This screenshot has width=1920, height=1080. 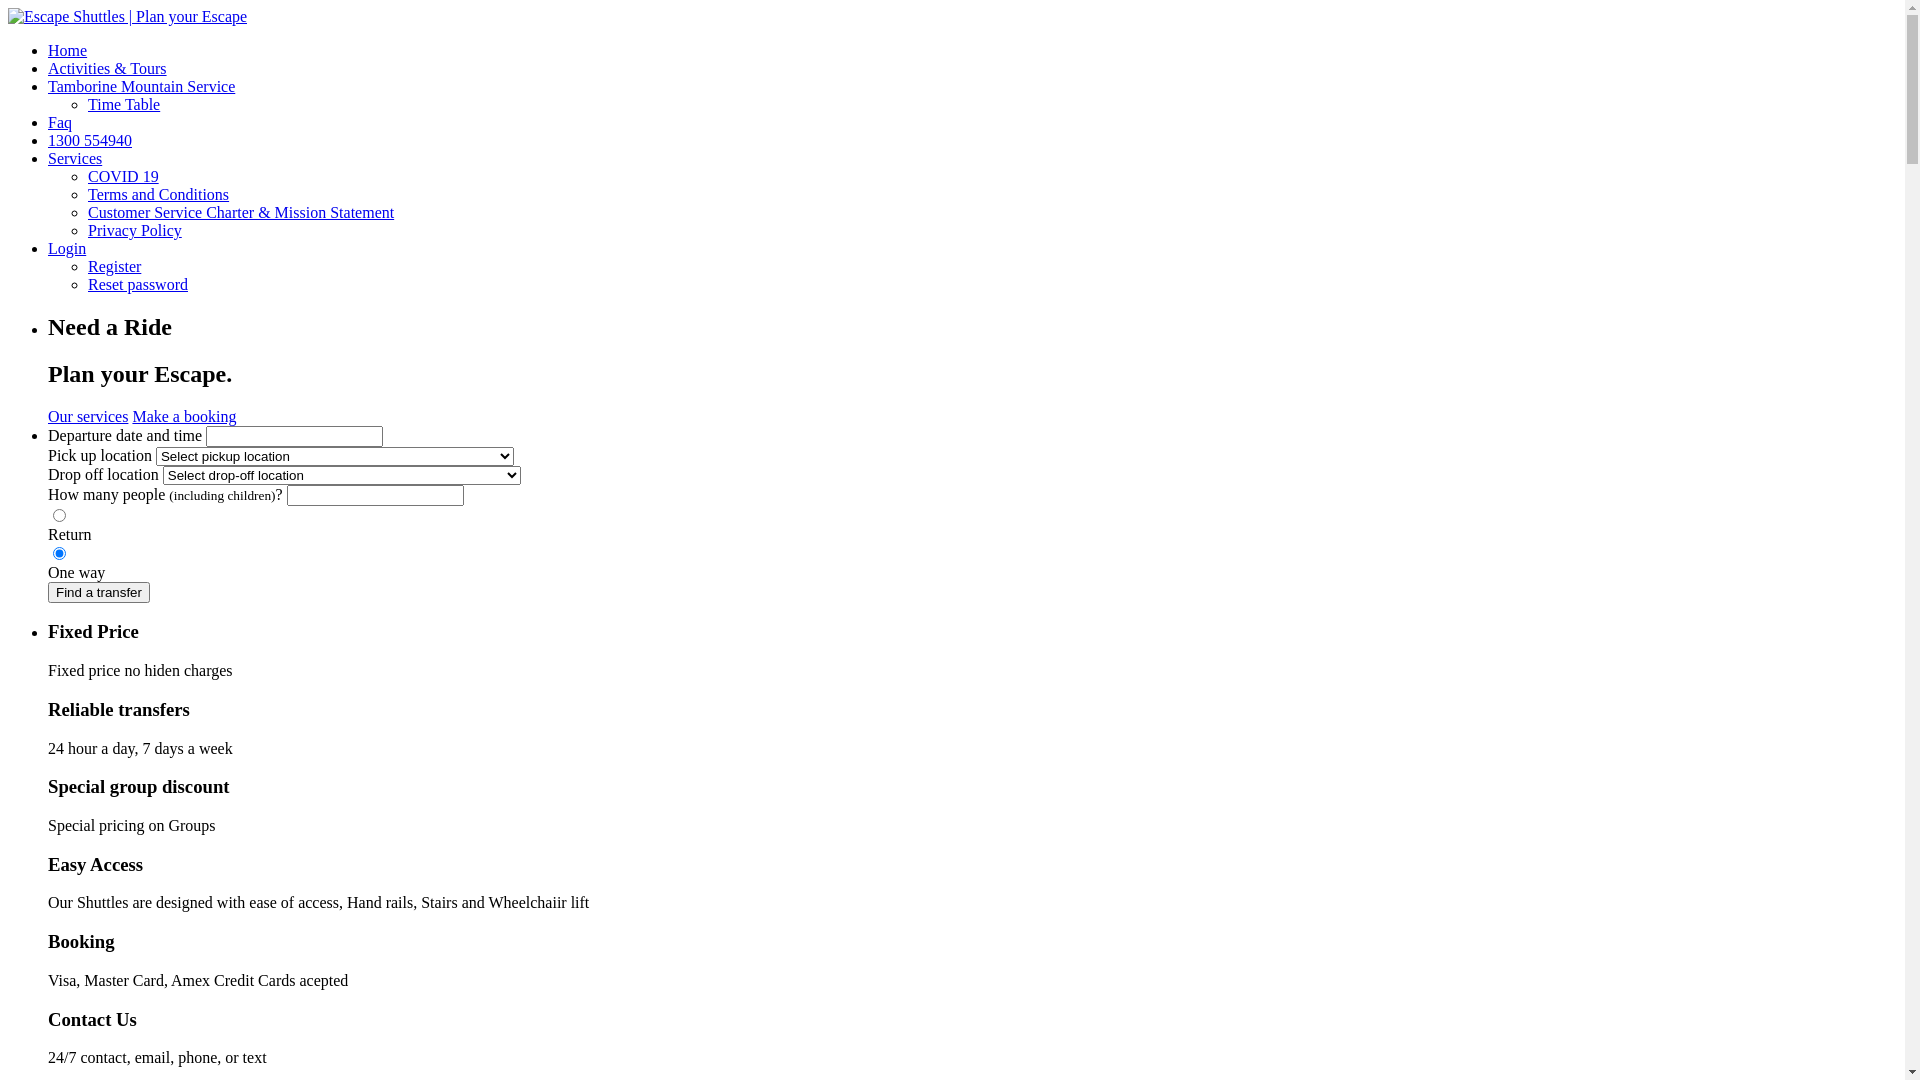 I want to click on 'Home', so click(x=67, y=49).